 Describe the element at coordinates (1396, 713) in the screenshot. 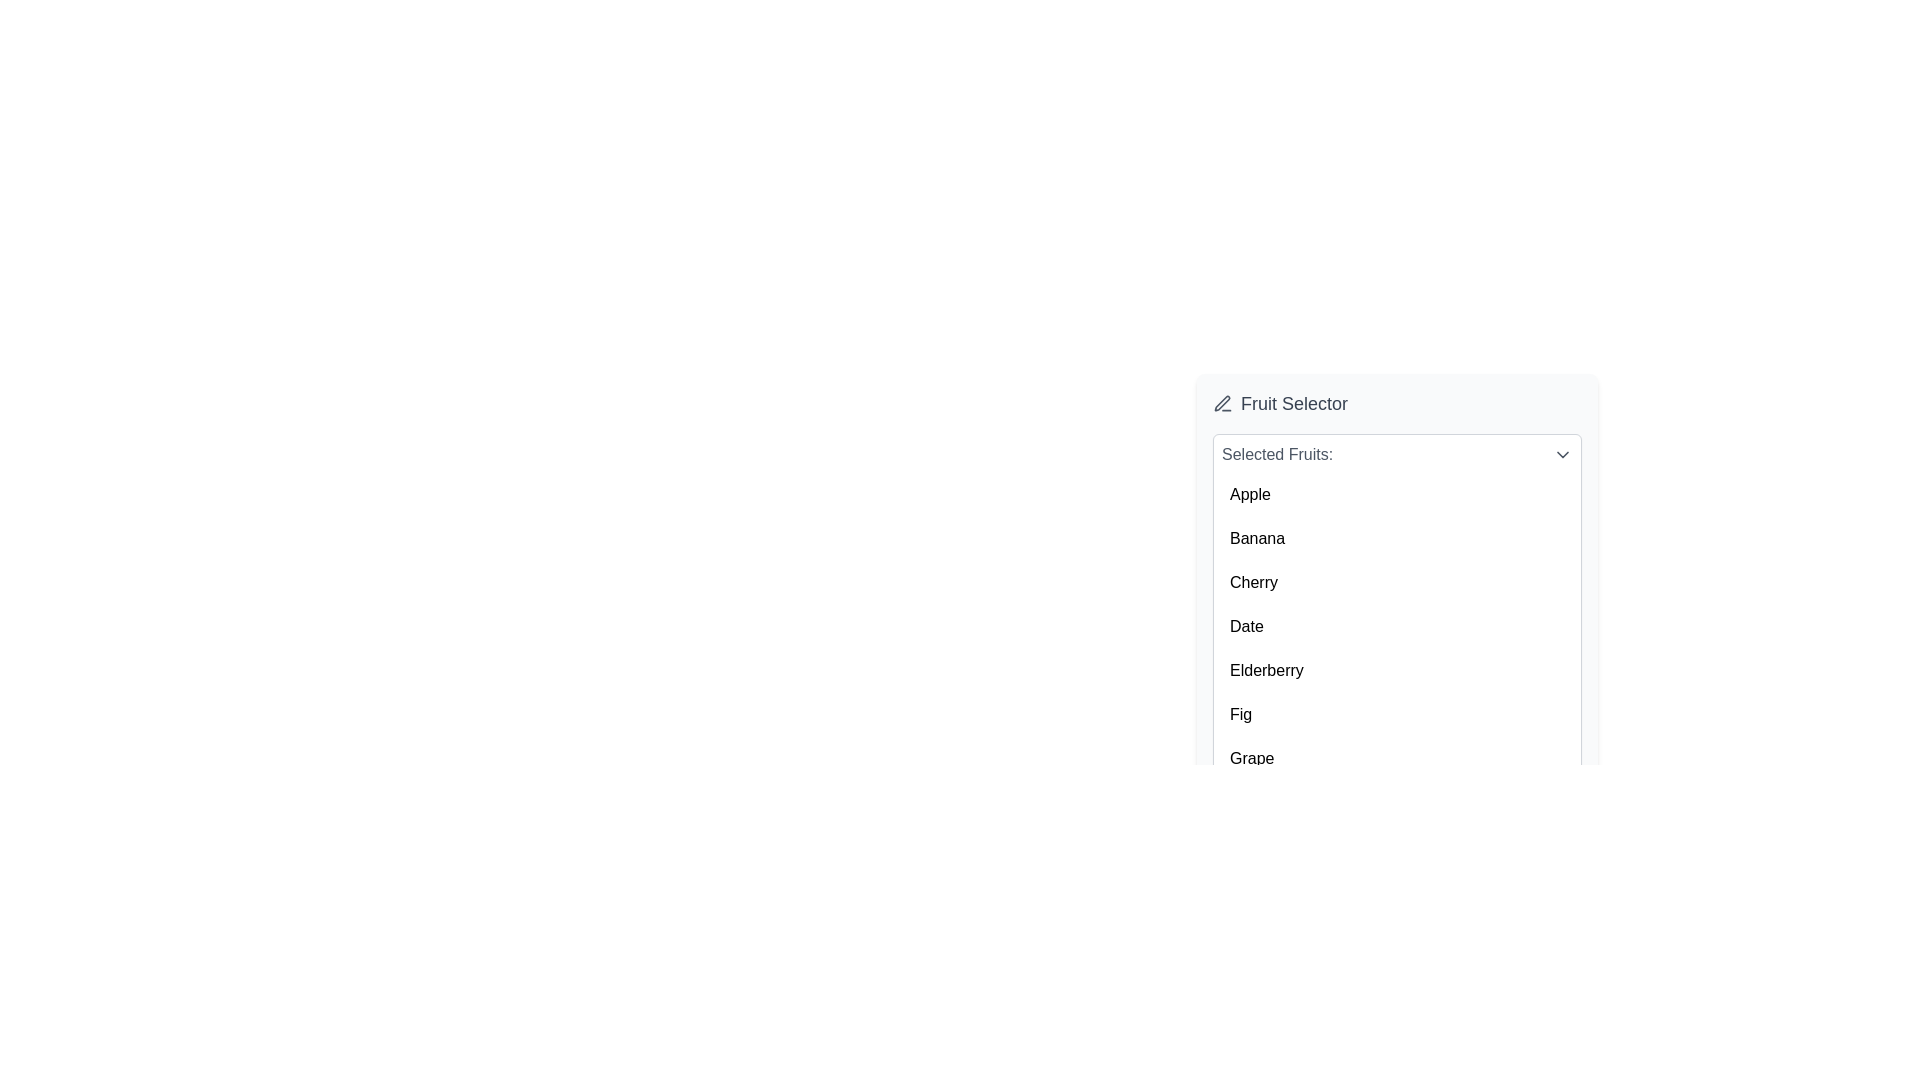

I see `the sixth item in the 'Selected Fruits' dropdown list` at that location.